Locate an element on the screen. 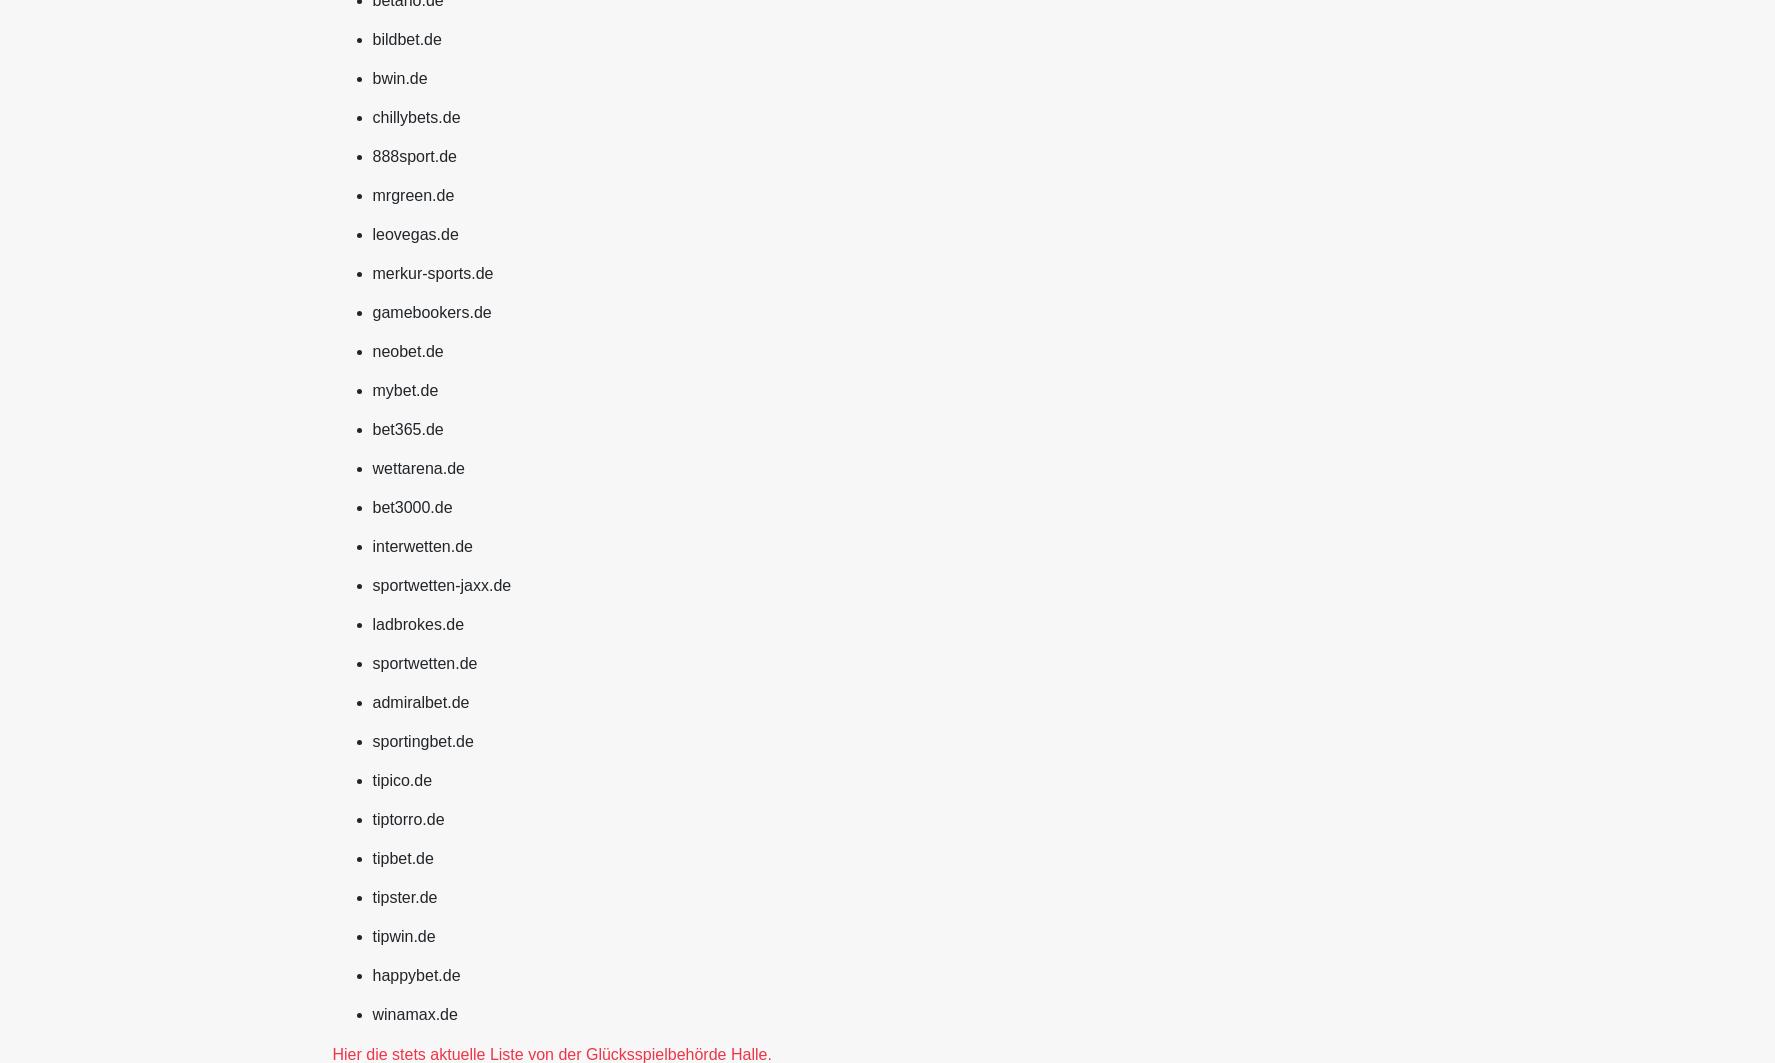  'sportingbet.de' is located at coordinates (422, 739).